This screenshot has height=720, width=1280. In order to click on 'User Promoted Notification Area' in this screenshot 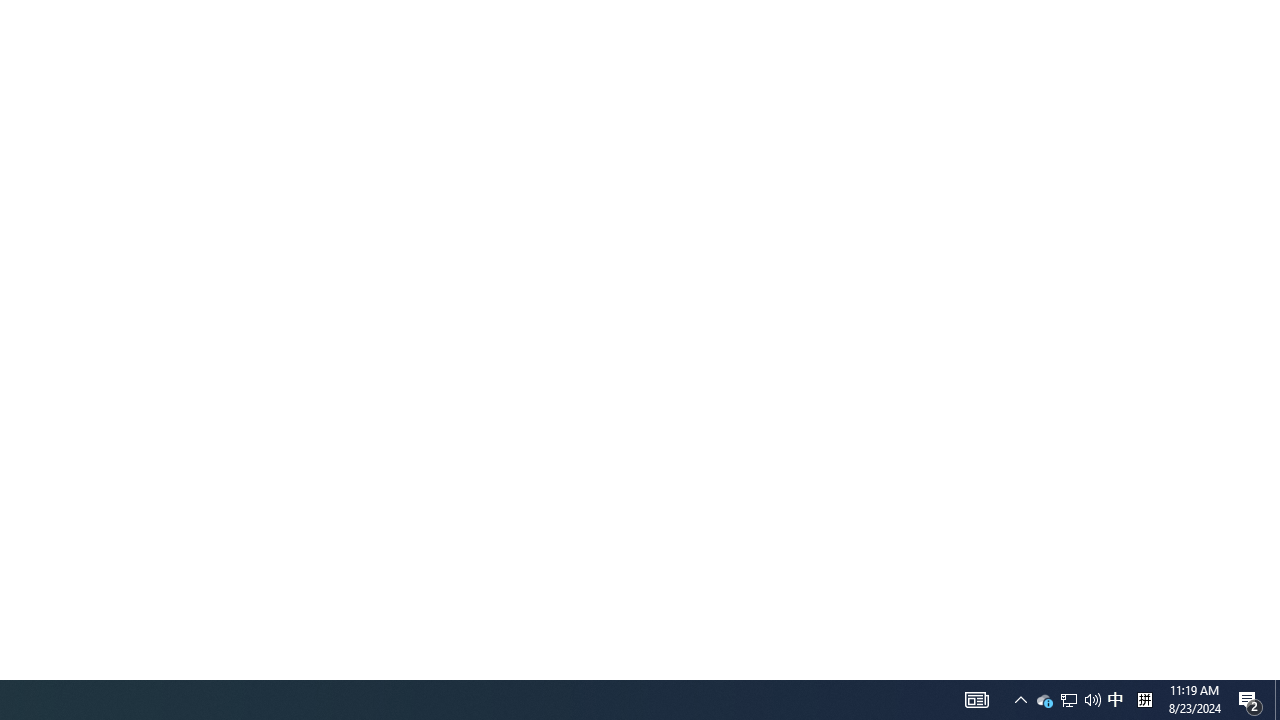, I will do `click(1020, 698)`.